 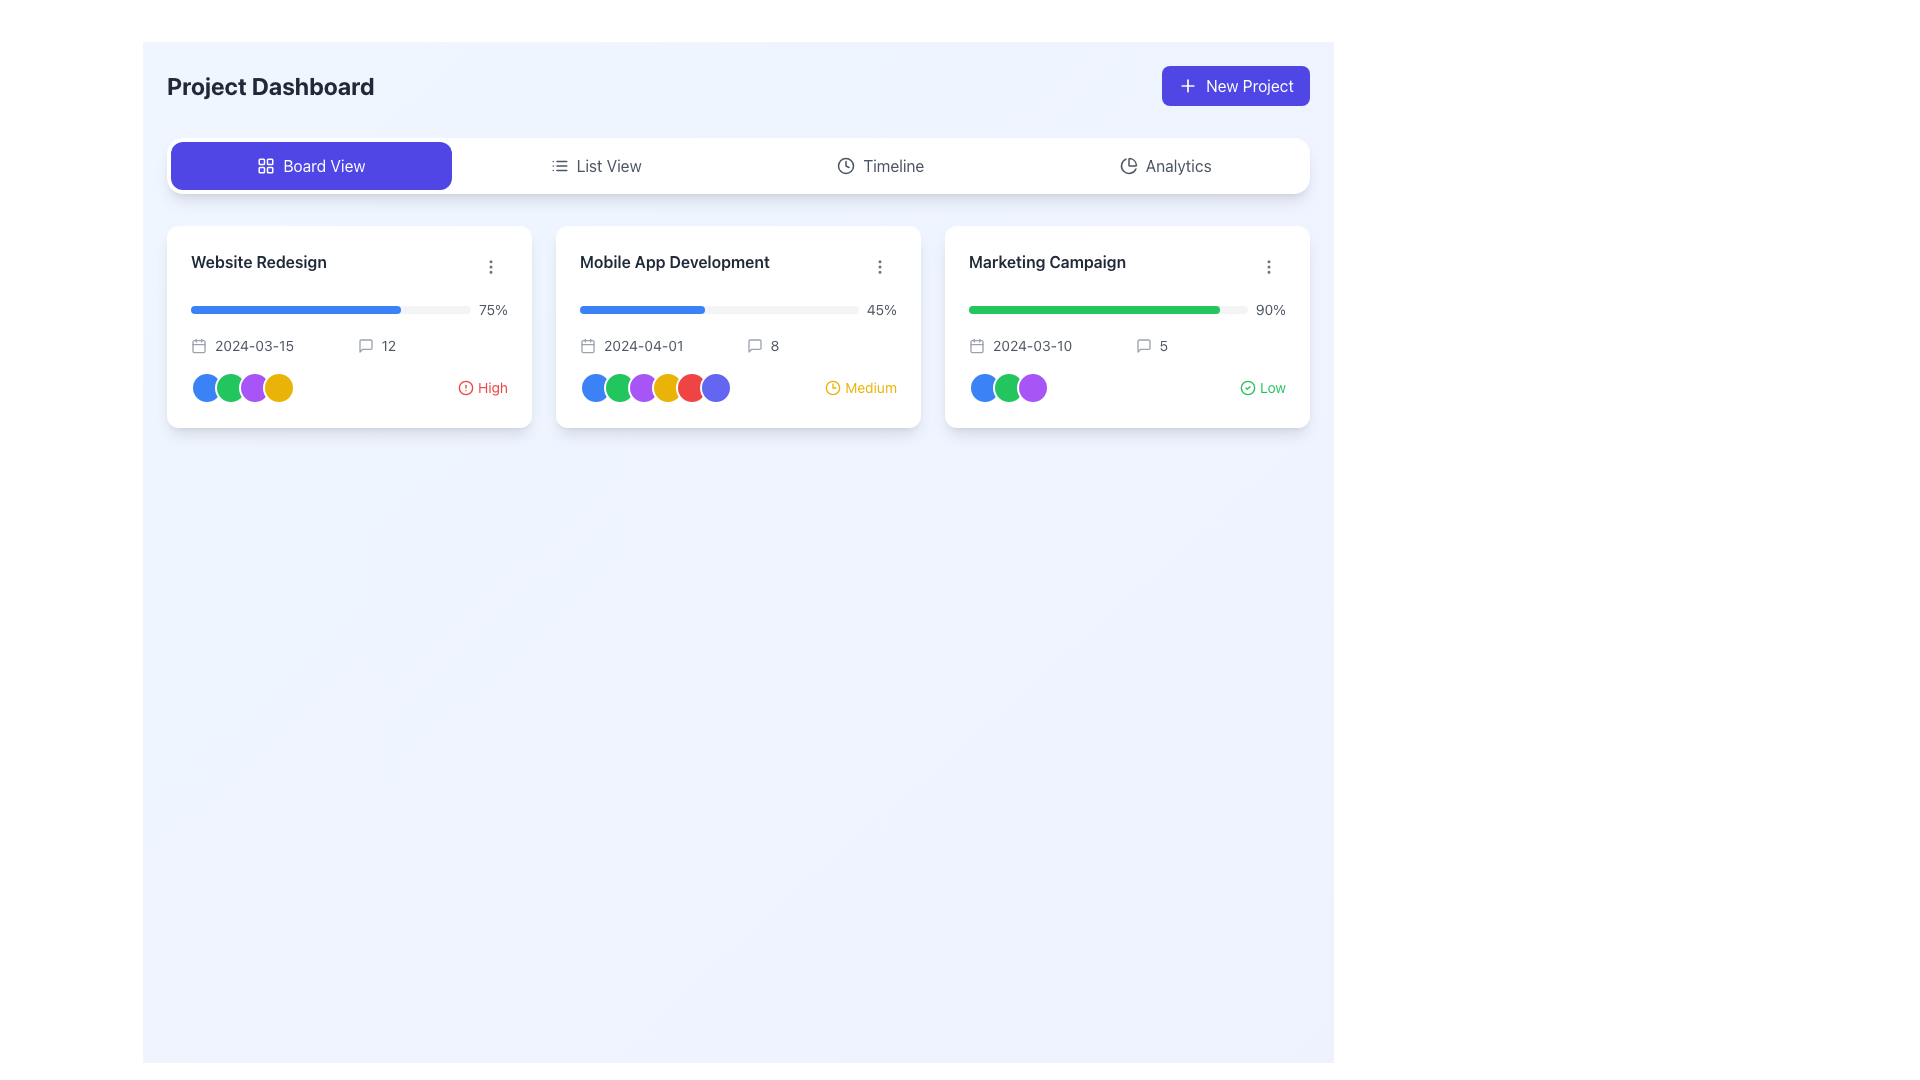 I want to click on the timeline label in the navigation bar, located centrally between the 'List View' and 'Analytics', following the clock icon, so click(x=892, y=164).